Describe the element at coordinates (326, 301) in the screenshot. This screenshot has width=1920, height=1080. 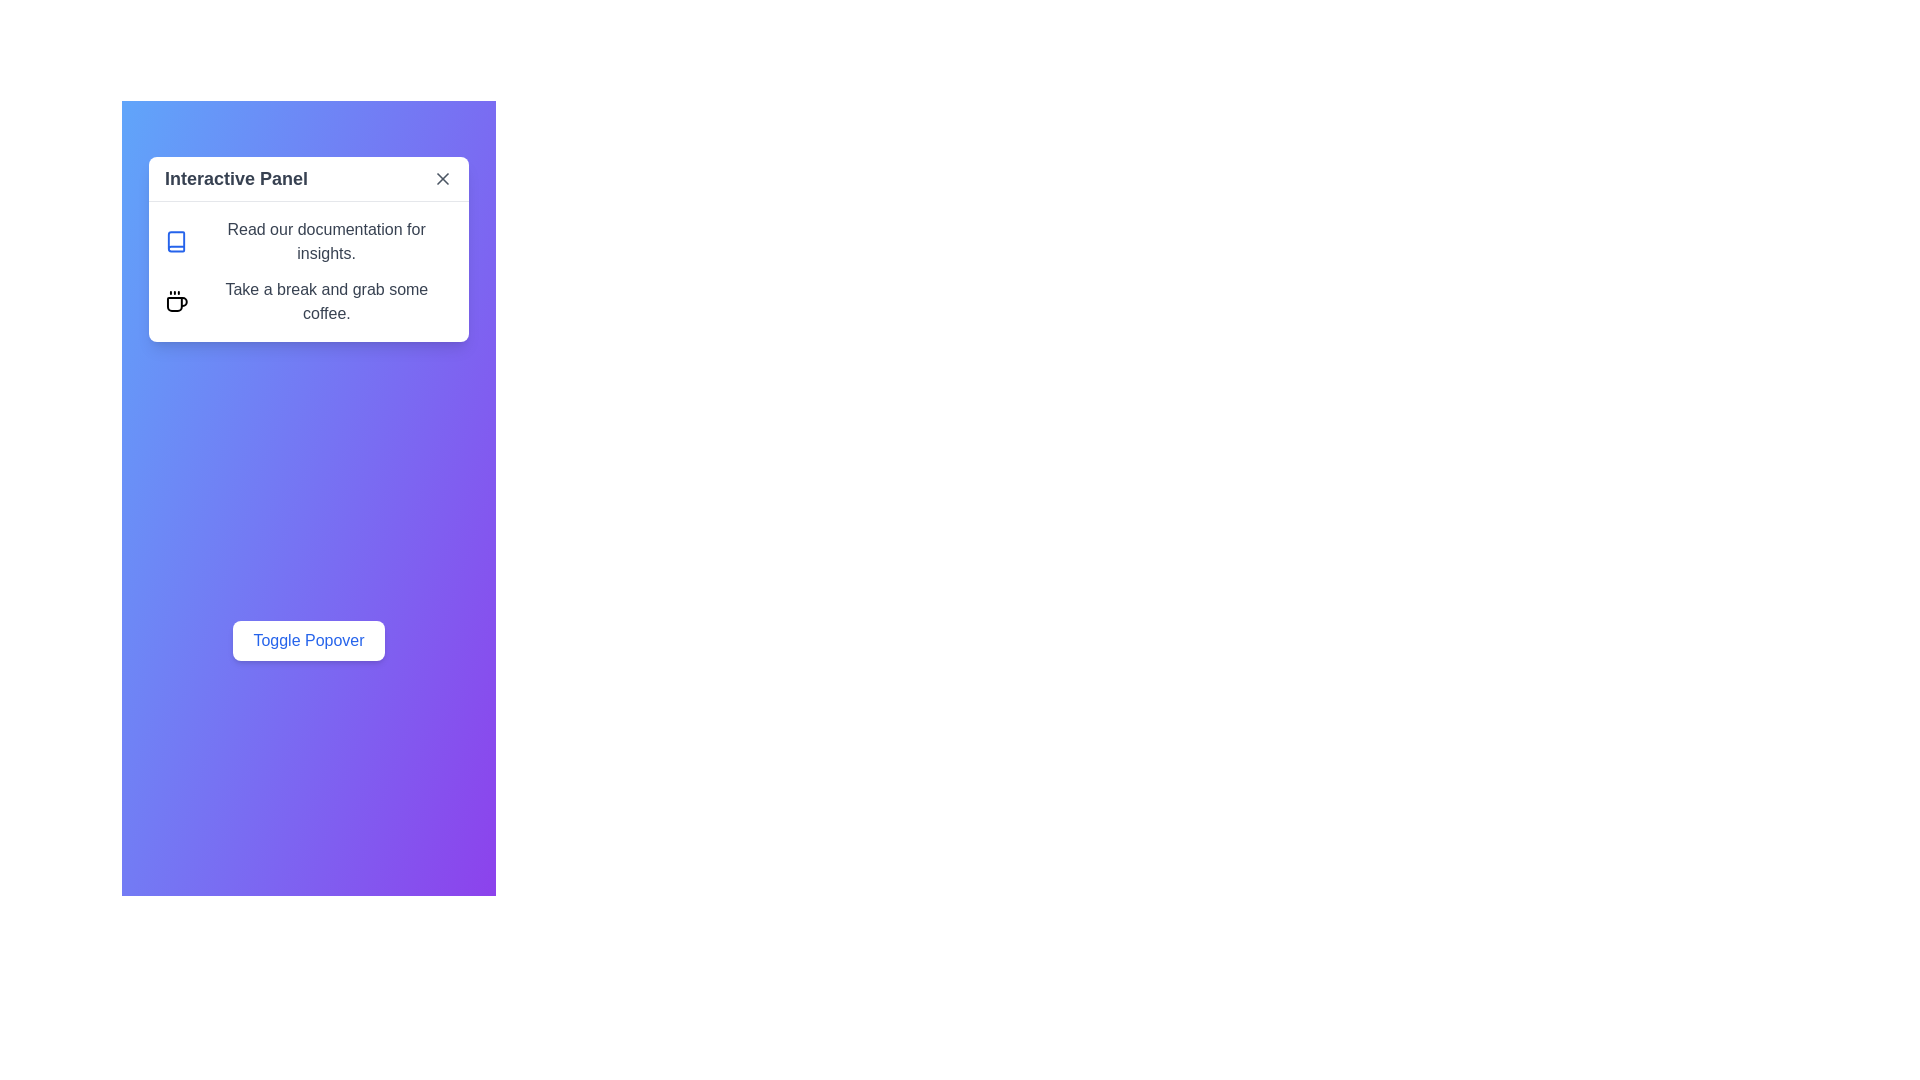
I see `the text element displaying 'Take a break and grab some coffee.'` at that location.